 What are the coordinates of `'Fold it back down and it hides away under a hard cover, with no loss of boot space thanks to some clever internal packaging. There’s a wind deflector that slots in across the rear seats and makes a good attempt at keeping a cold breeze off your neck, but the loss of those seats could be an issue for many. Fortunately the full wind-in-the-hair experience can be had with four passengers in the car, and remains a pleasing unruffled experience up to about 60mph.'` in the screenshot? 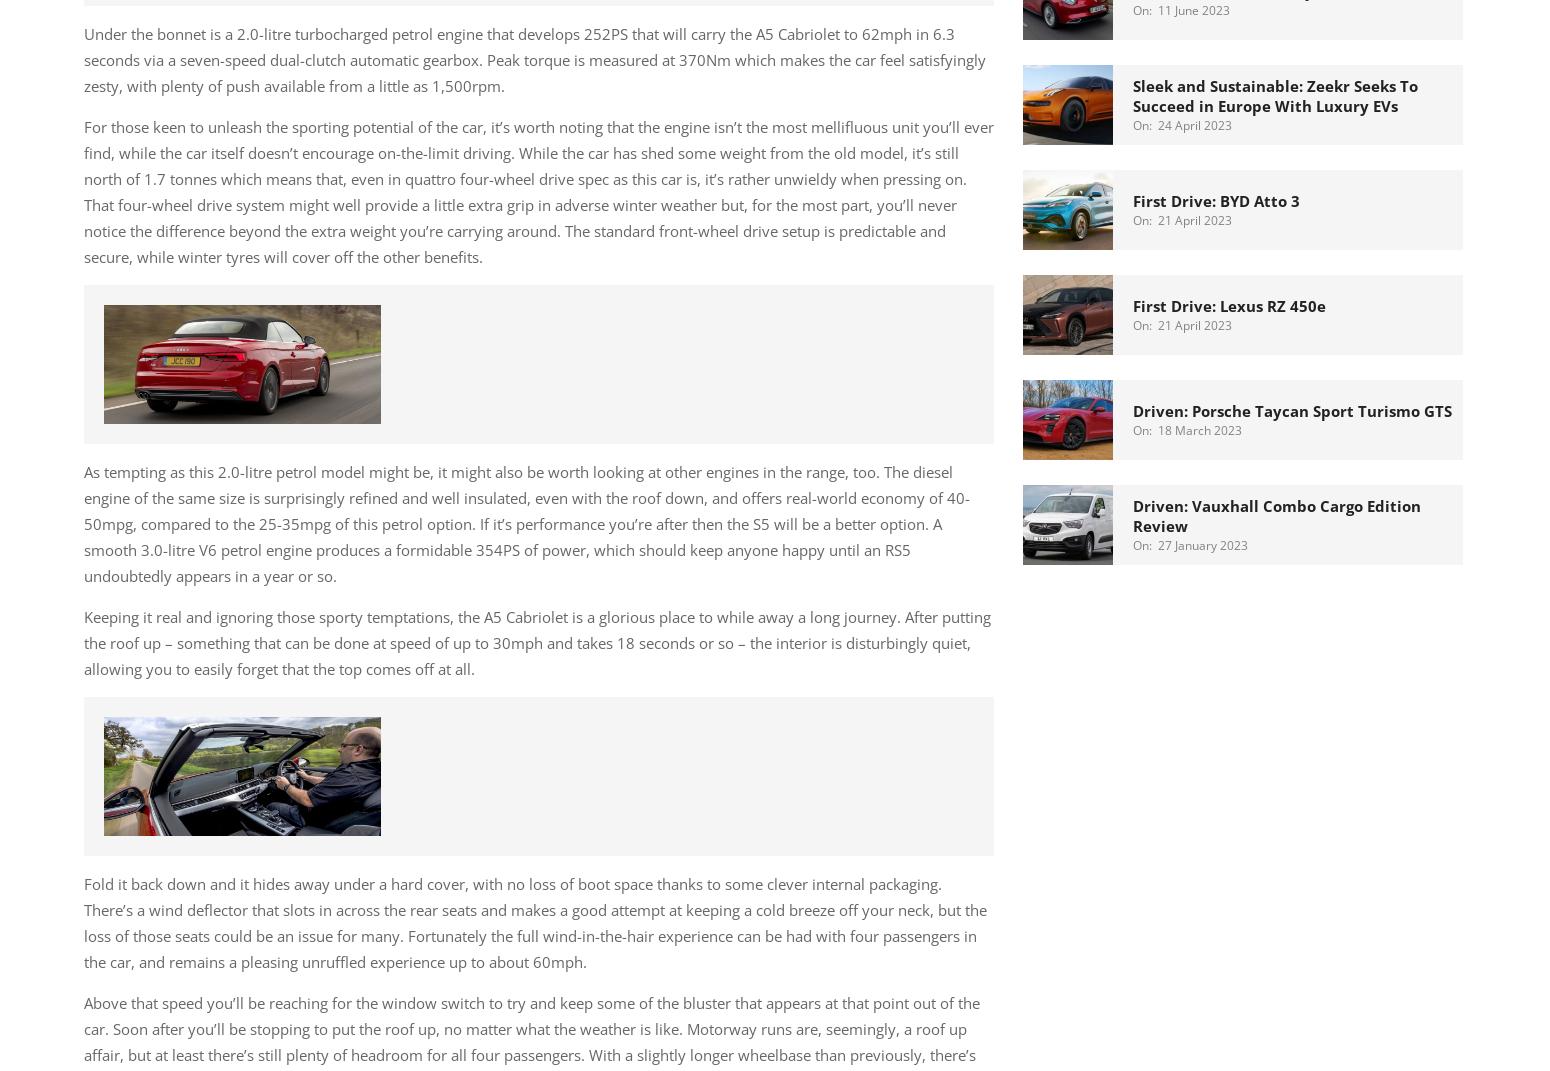 It's located at (534, 921).